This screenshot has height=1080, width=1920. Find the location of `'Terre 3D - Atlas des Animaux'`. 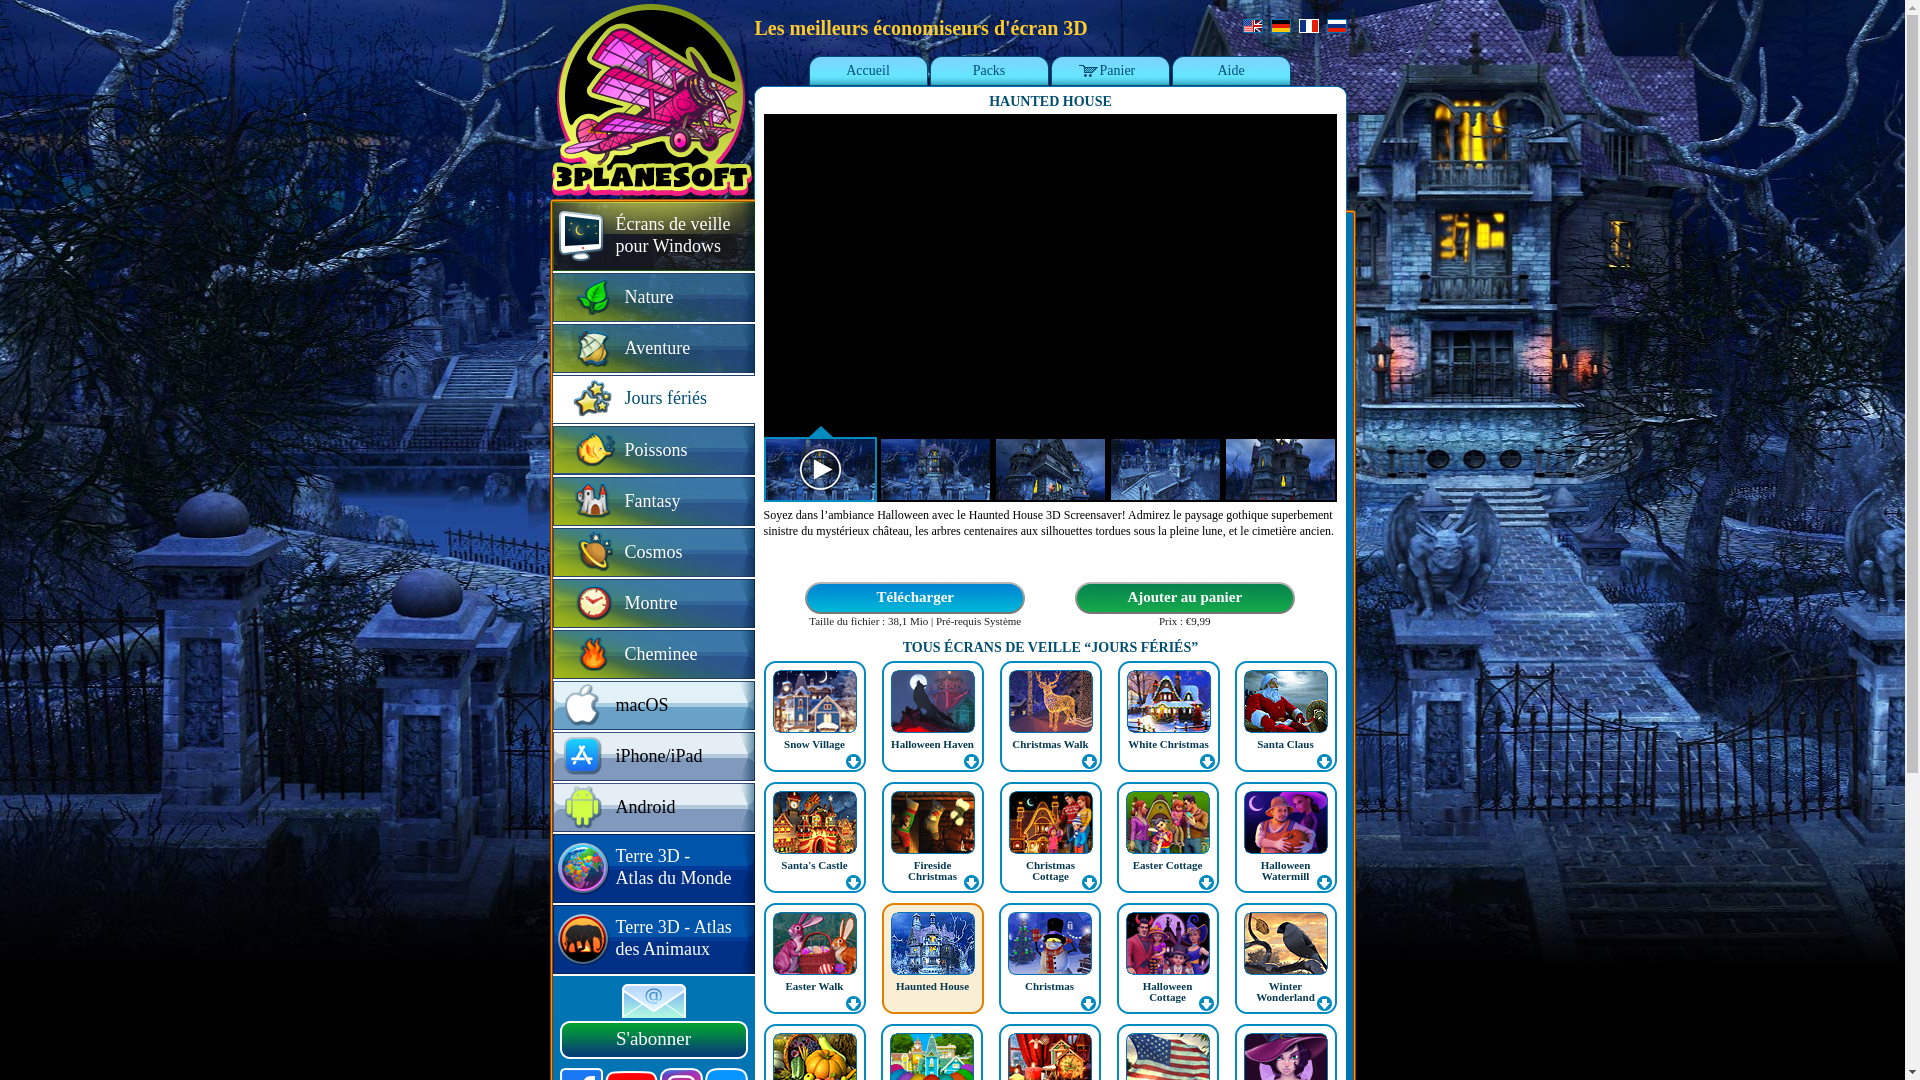

'Terre 3D - Atlas des Animaux' is located at coordinates (552, 940).